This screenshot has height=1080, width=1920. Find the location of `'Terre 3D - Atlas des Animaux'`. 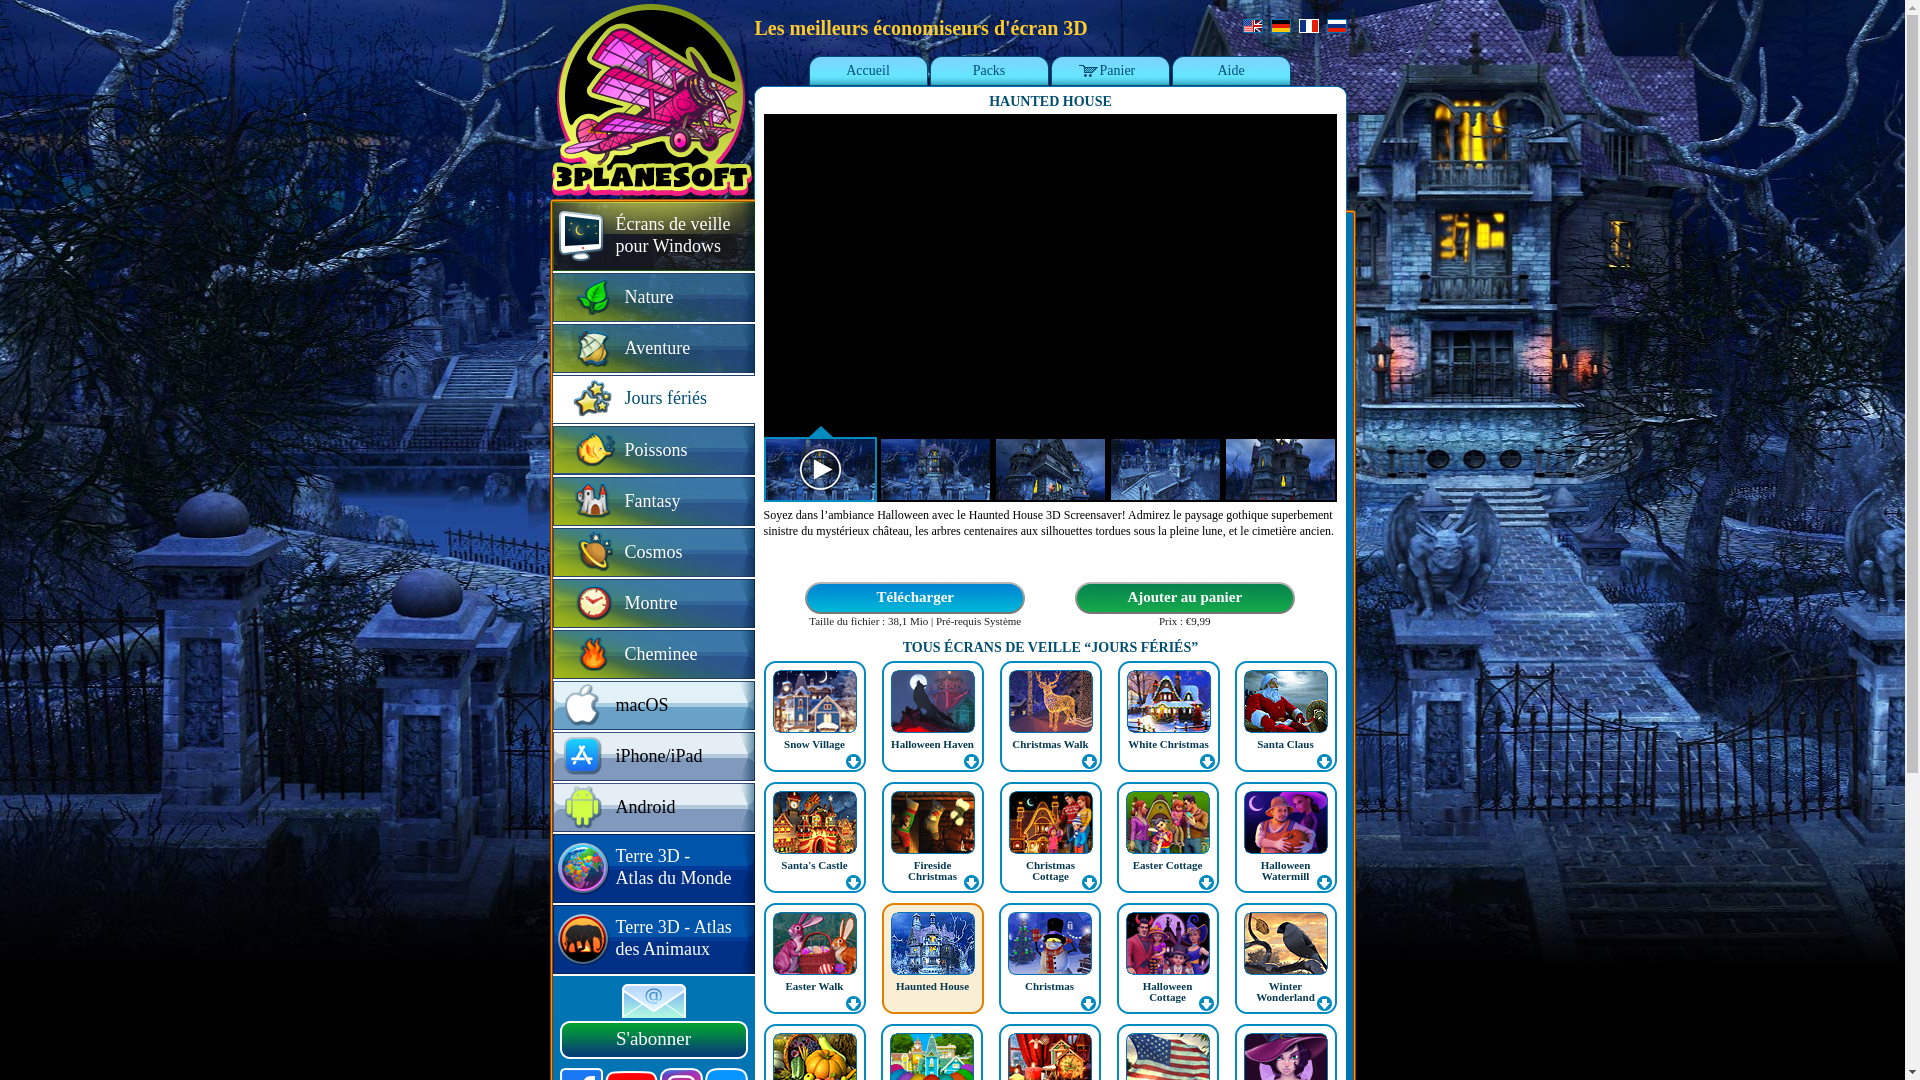

'Terre 3D - Atlas des Animaux' is located at coordinates (552, 940).